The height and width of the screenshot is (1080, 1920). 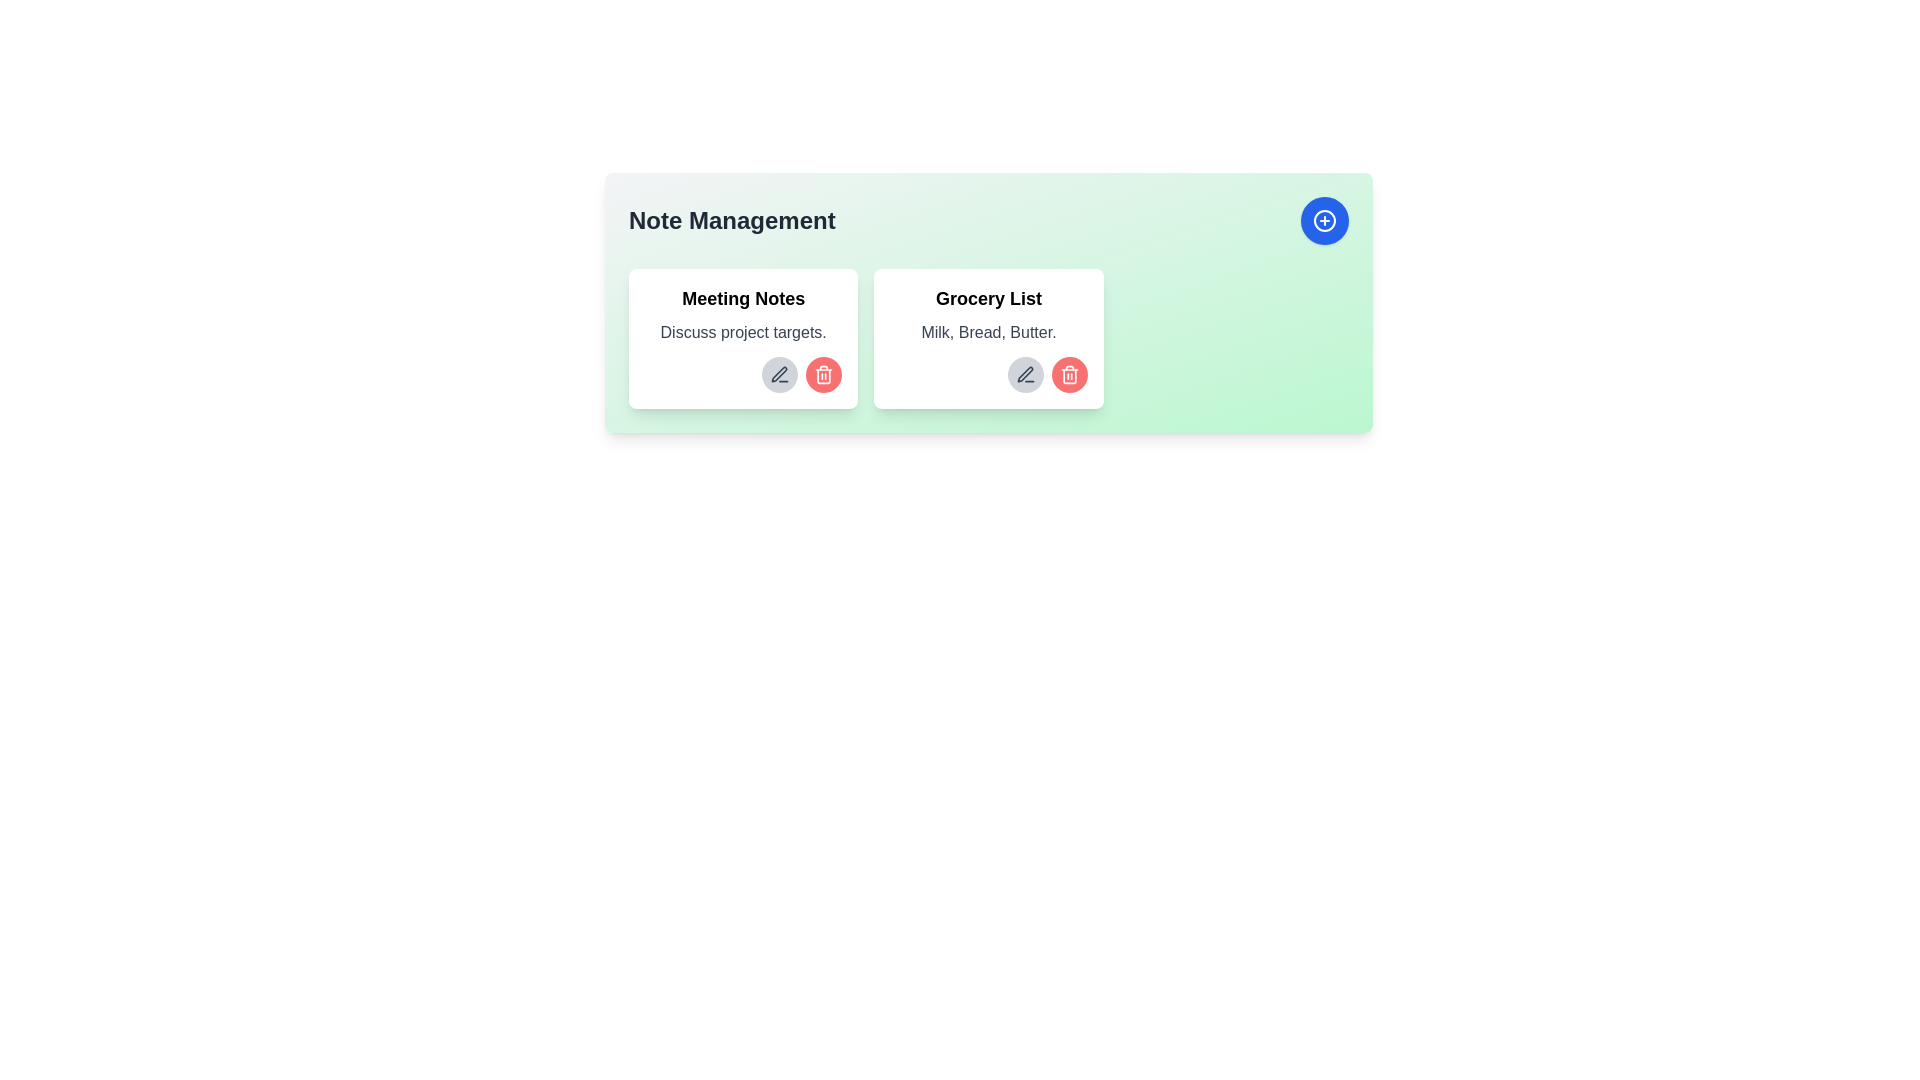 What do you see at coordinates (742, 331) in the screenshot?
I see `the static text element stating 'Discuss project targets.' which is centrally aligned within the card interface below the title 'Meeting Notes.'` at bounding box center [742, 331].